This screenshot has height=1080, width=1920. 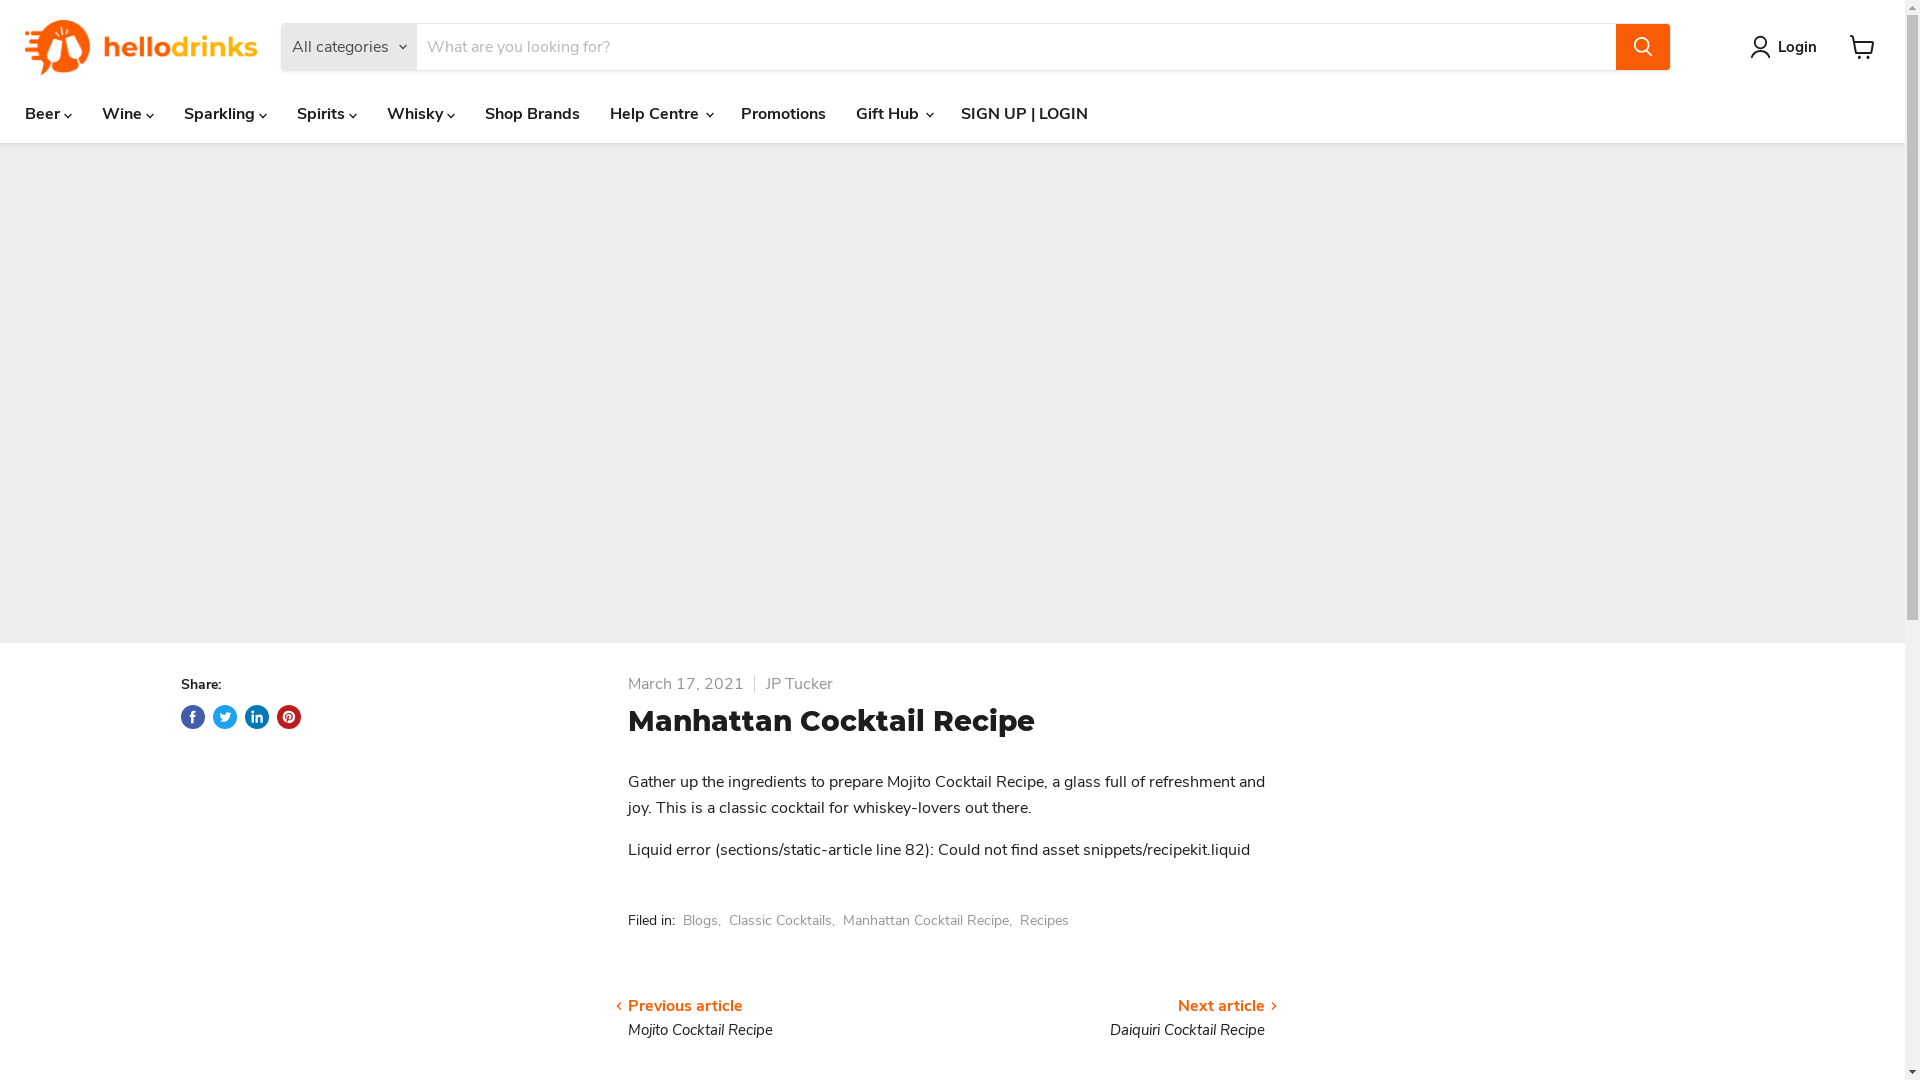 I want to click on 'Share on Facebook', so click(x=192, y=716).